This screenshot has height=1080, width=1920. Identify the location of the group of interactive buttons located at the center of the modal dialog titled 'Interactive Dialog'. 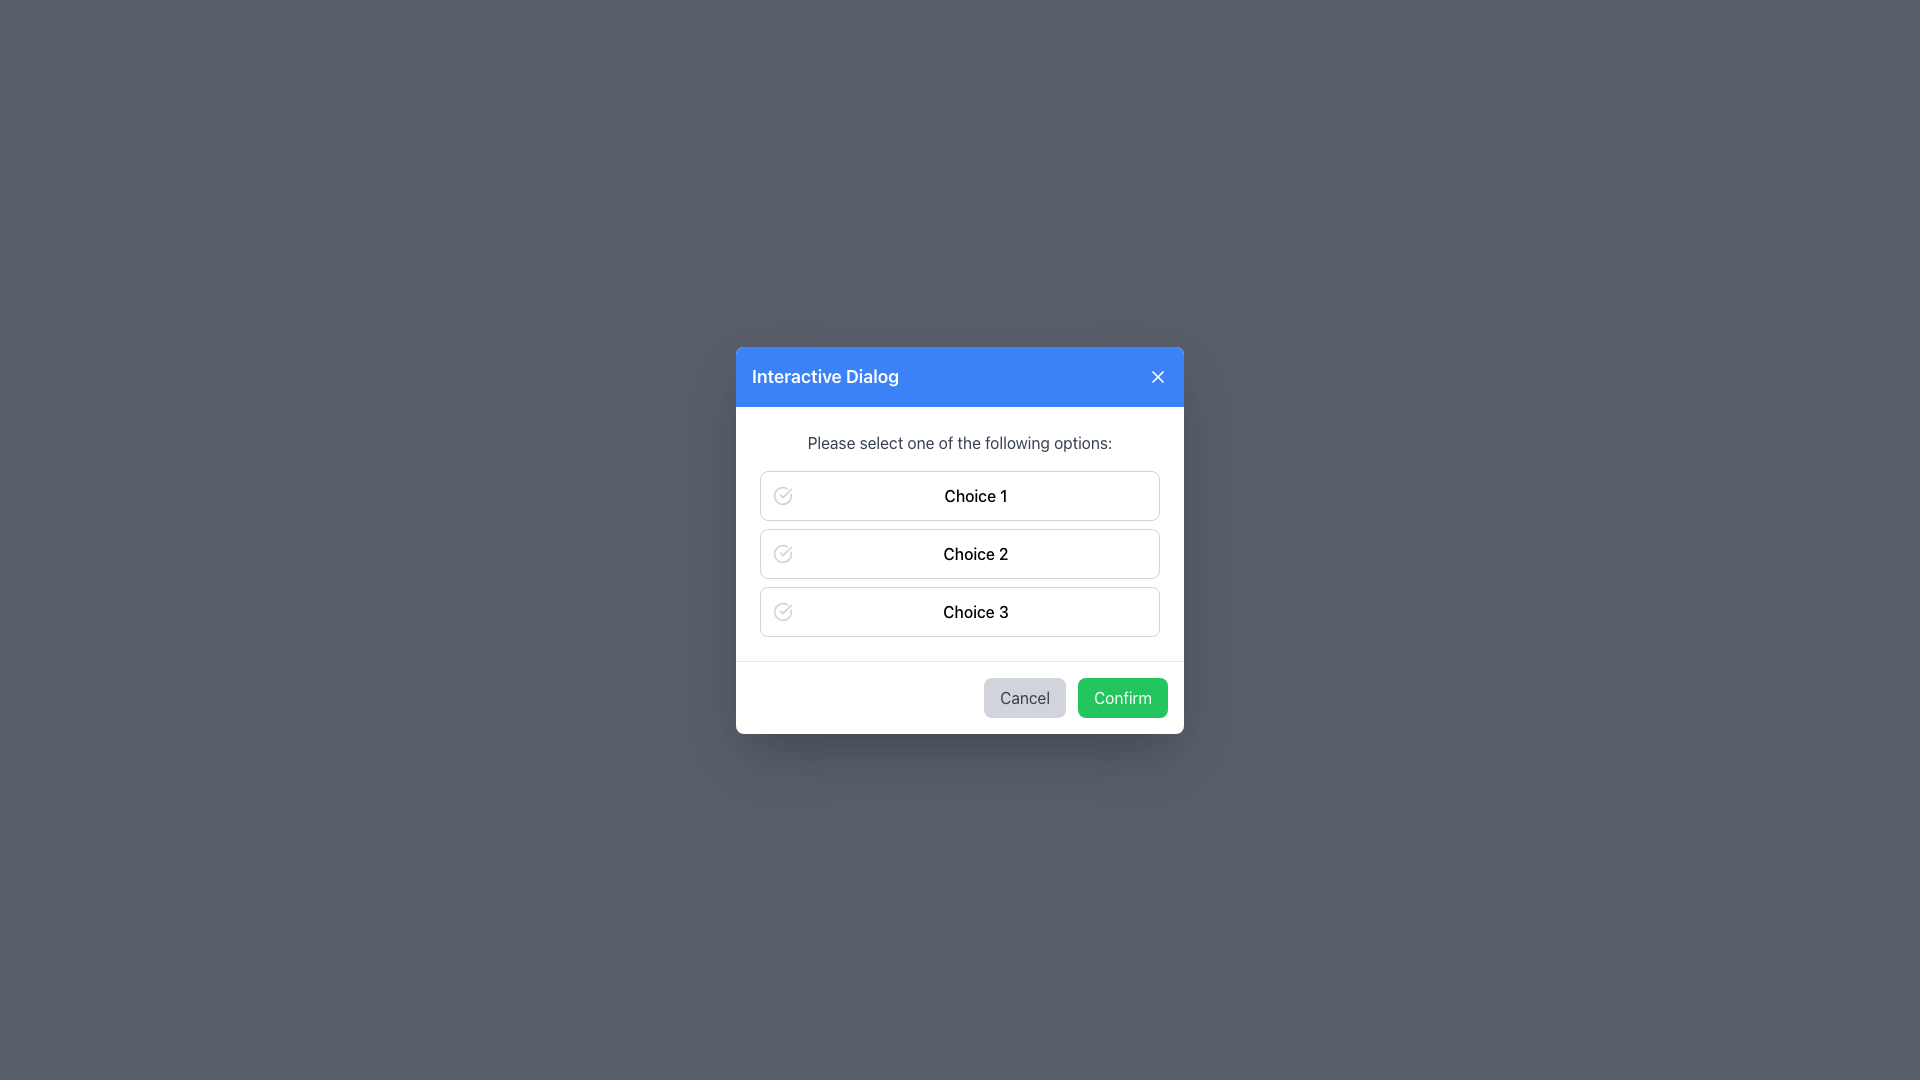
(960, 531).